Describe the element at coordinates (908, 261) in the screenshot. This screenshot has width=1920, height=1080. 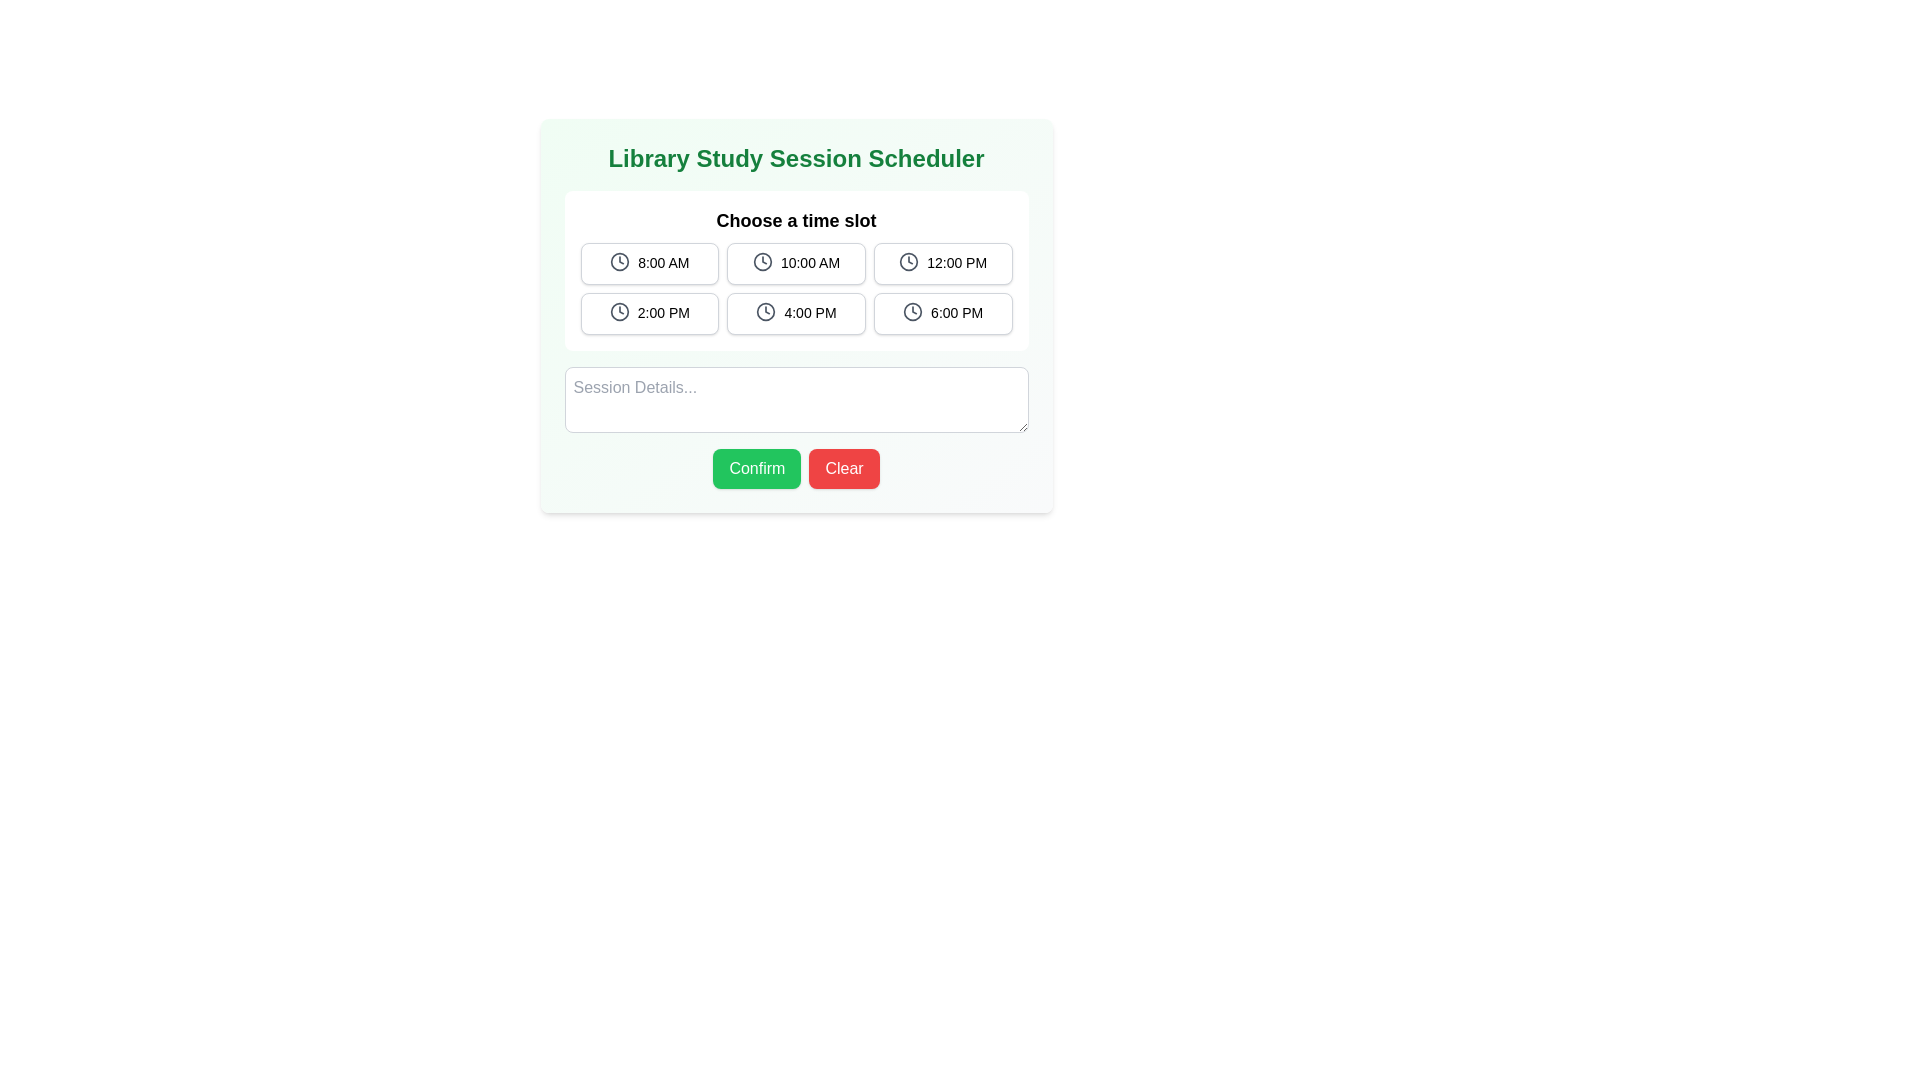
I see `the circular stroke of the clock icon` at that location.